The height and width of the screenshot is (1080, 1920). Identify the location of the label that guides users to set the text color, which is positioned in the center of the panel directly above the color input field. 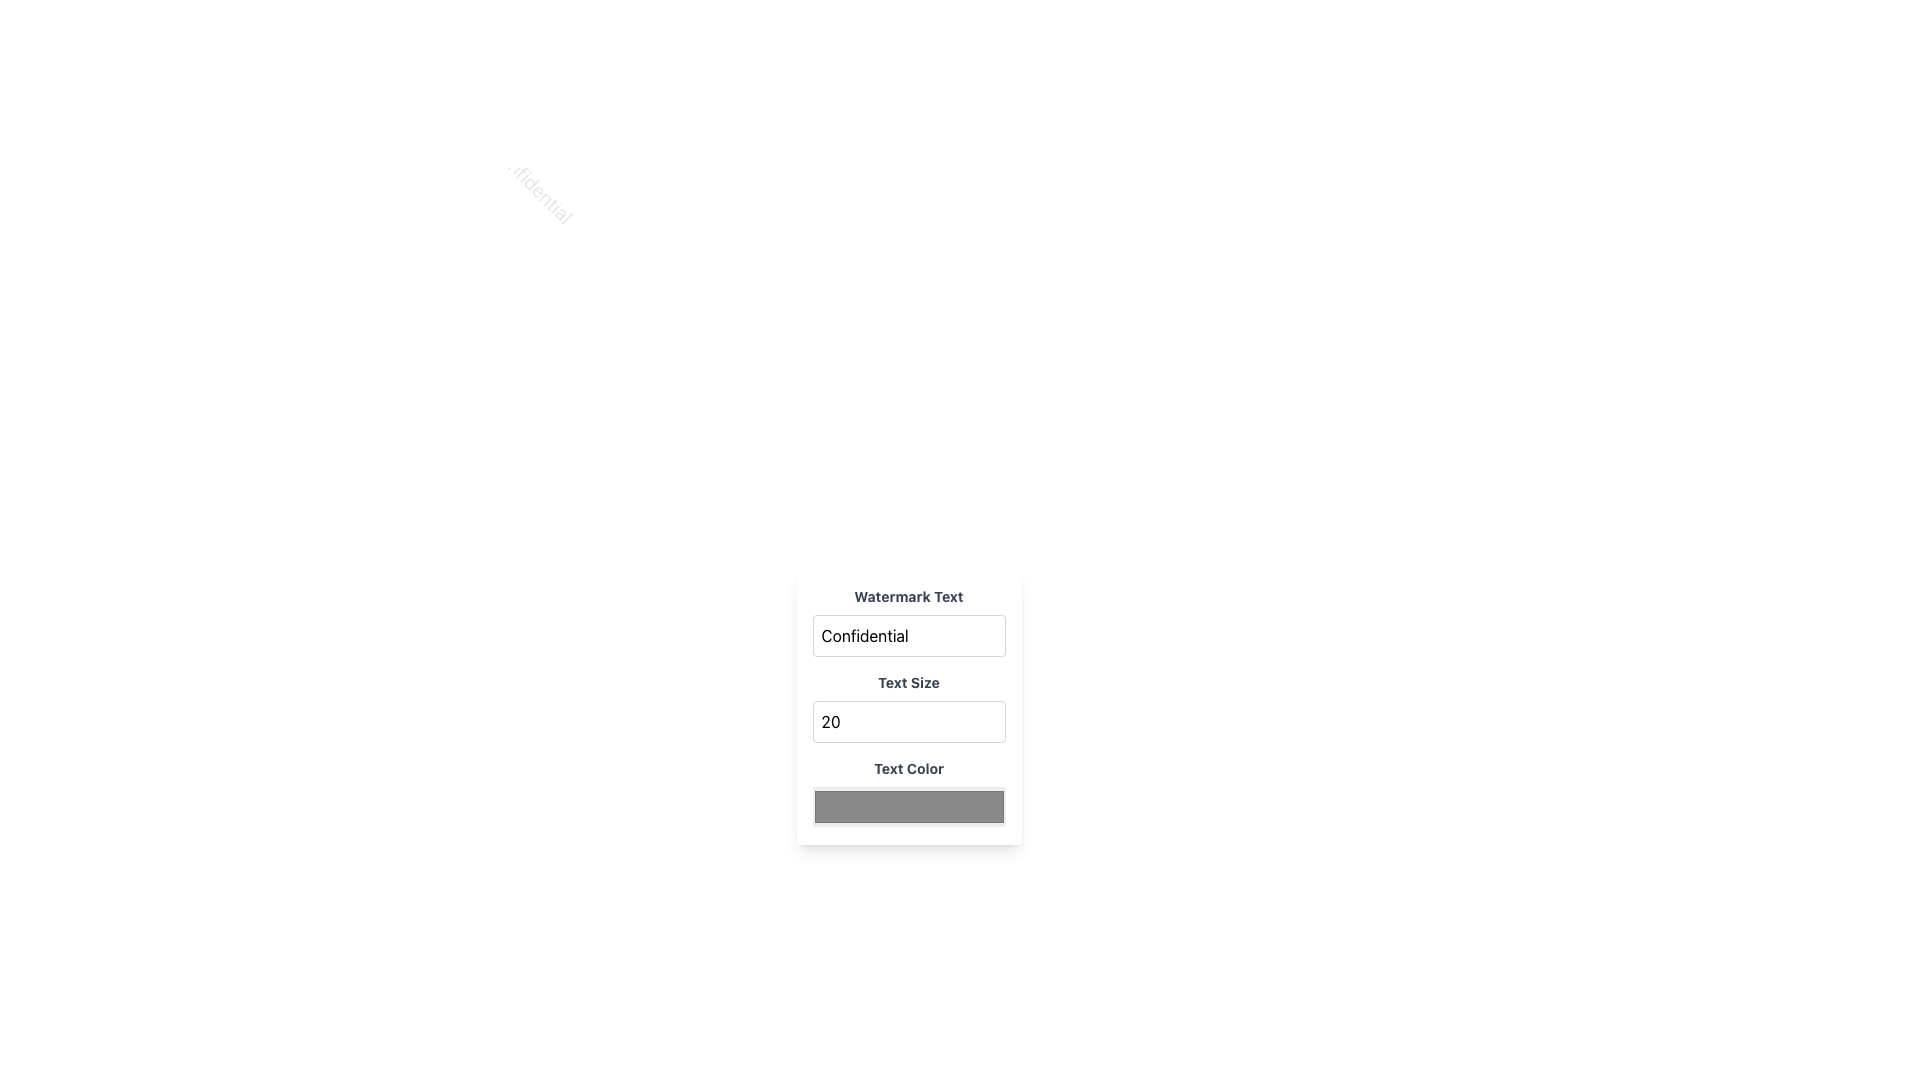
(907, 767).